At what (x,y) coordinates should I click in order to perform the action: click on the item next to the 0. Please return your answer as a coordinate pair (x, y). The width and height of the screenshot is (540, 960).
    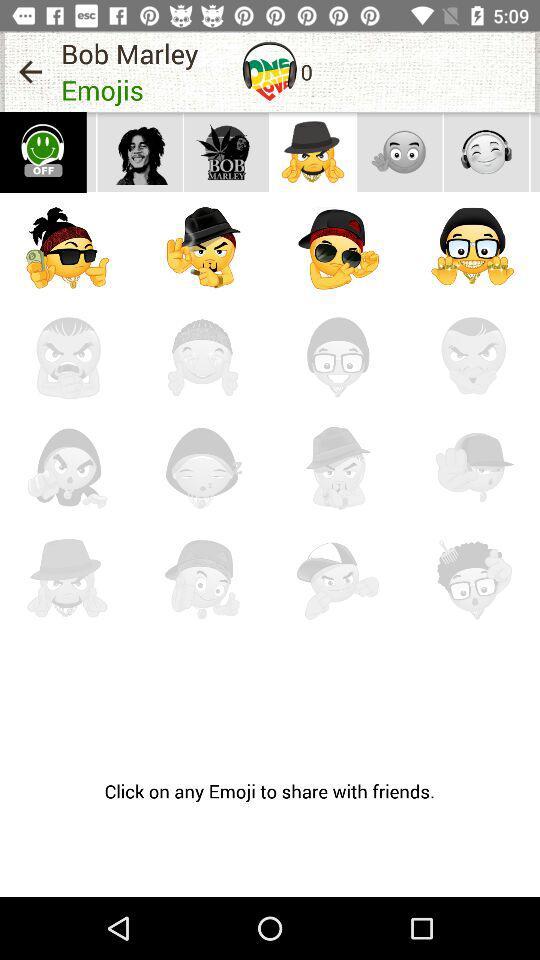
    Looking at the image, I should click on (270, 71).